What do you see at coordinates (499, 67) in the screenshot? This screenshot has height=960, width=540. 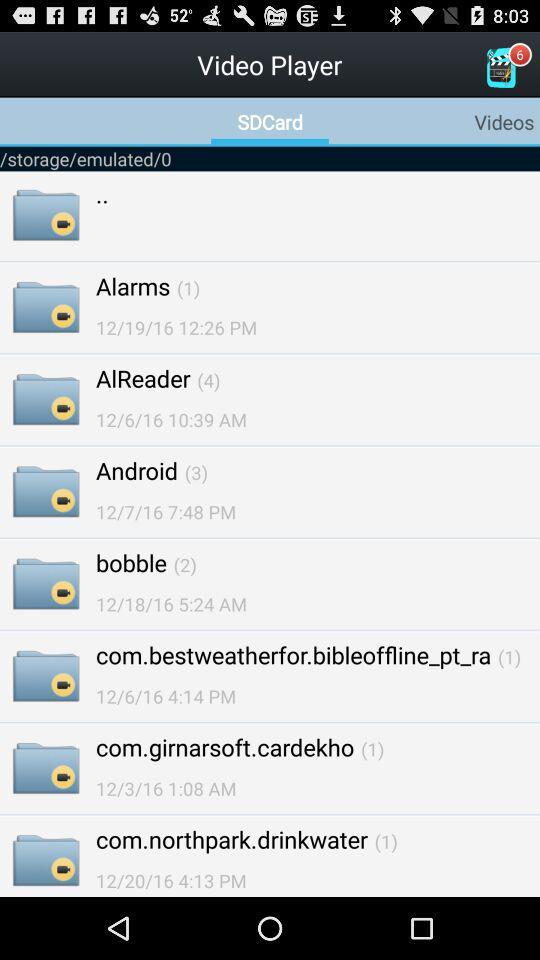 I see `the icon which is to the right of the video player` at bounding box center [499, 67].